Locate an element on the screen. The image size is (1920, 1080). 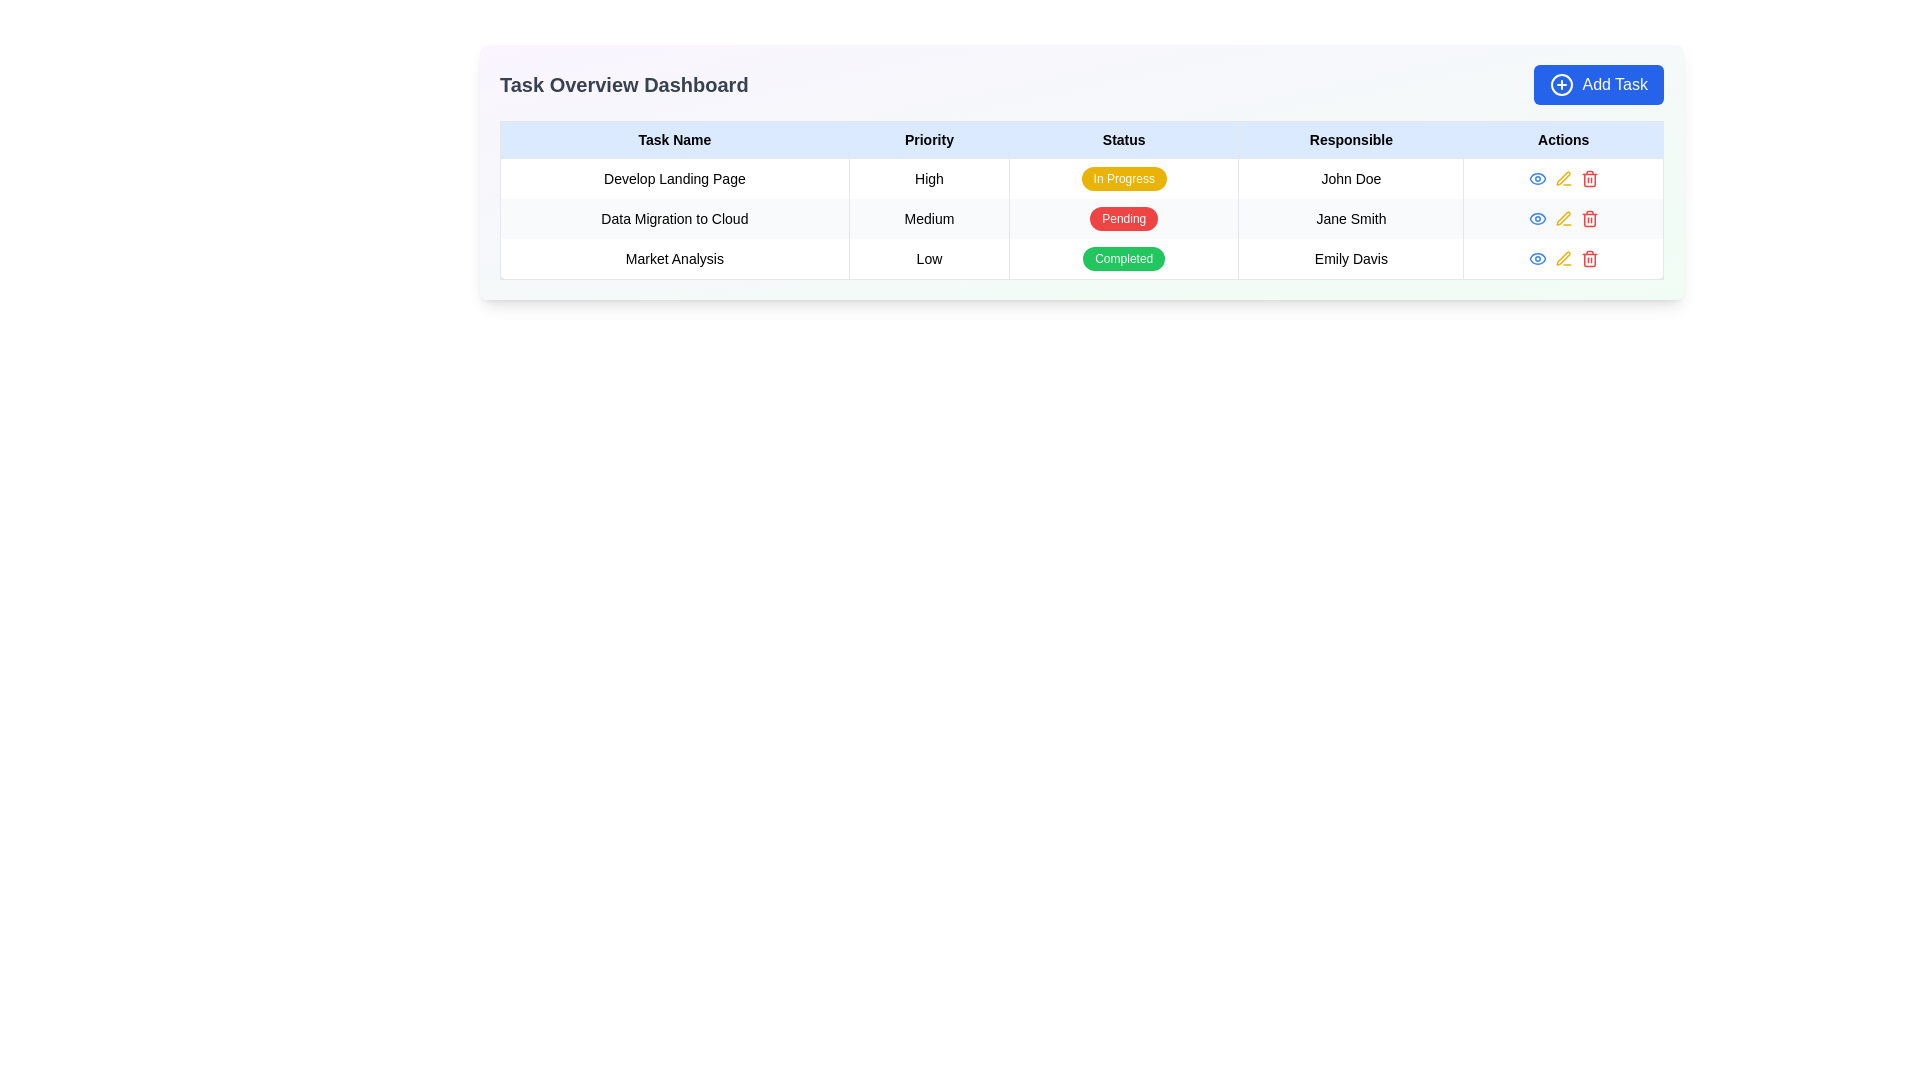
the first cell in the 'Task Name' column of the second row is located at coordinates (674, 219).